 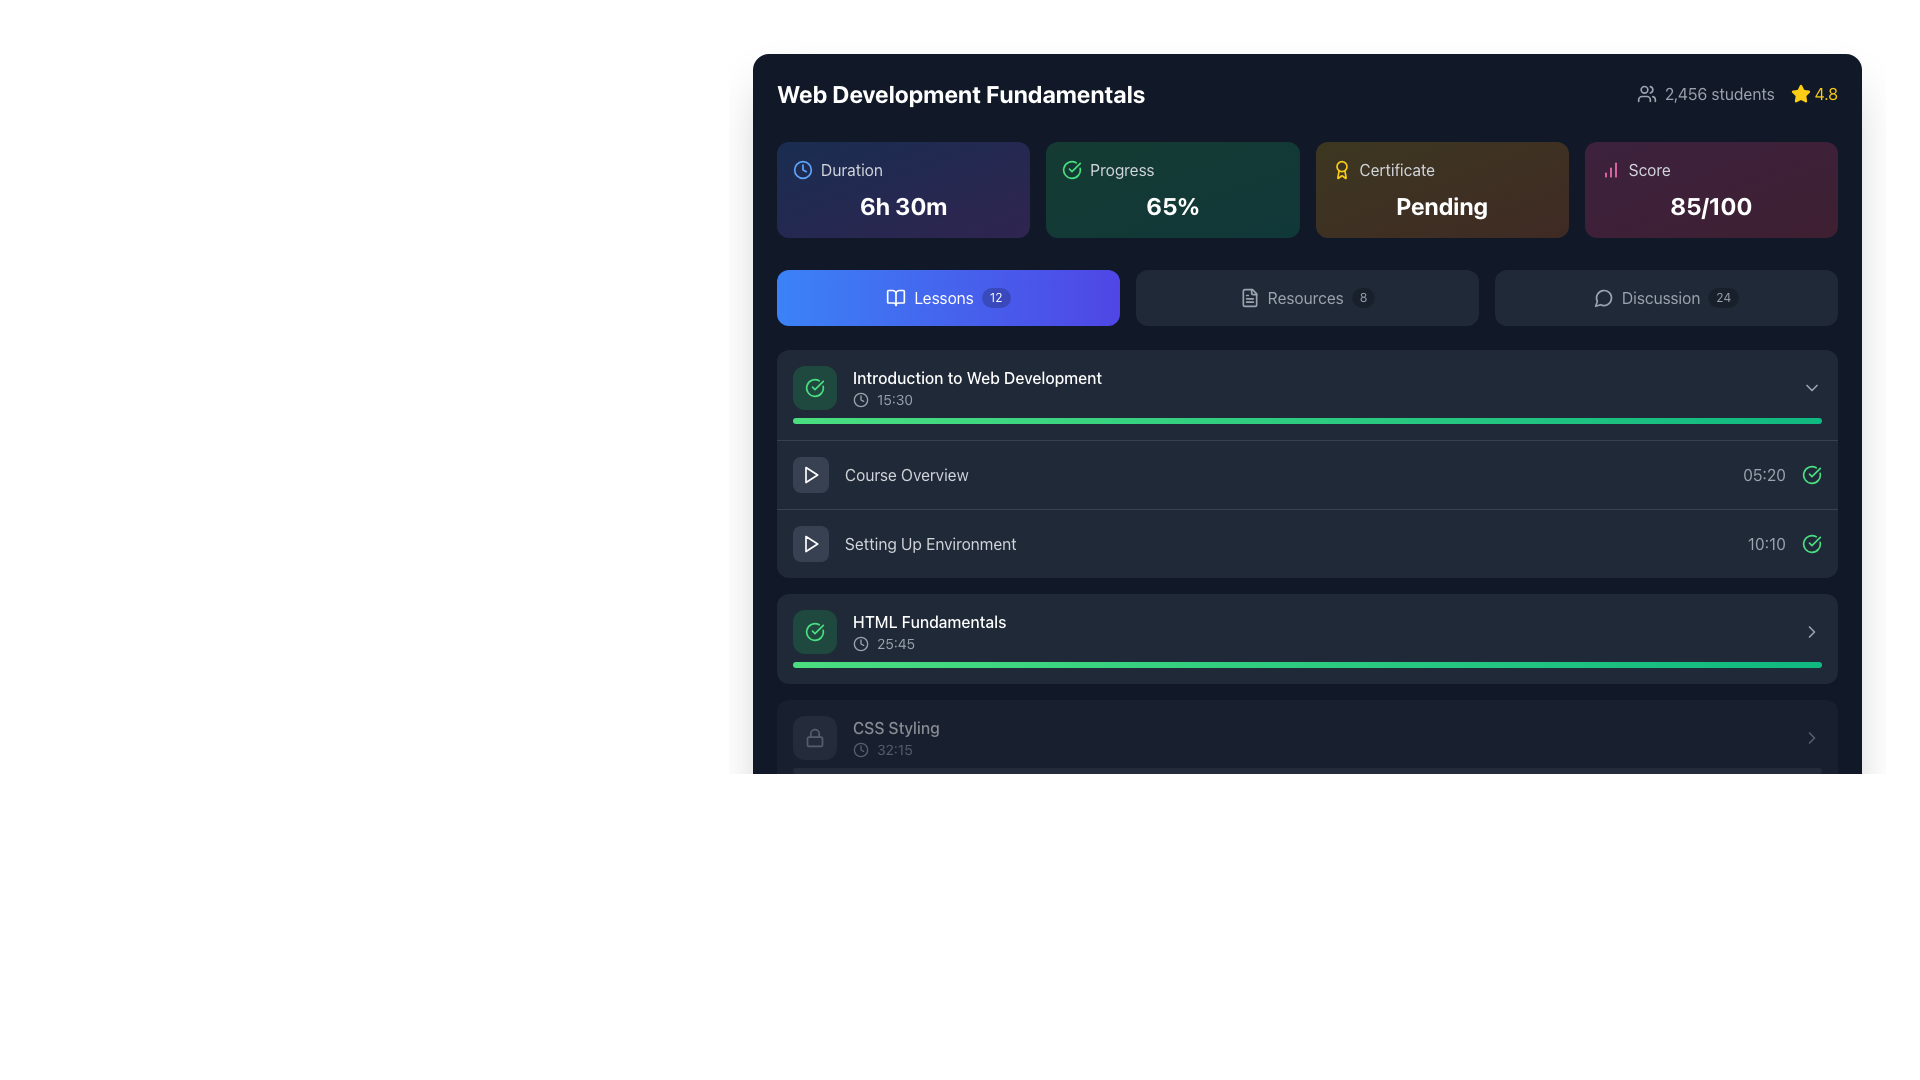 I want to click on the Text label that describes the numerical value displayed below it, which represents a score or rating, located in the header section to the right of the chart icon and above '85/100', so click(x=1649, y=168).